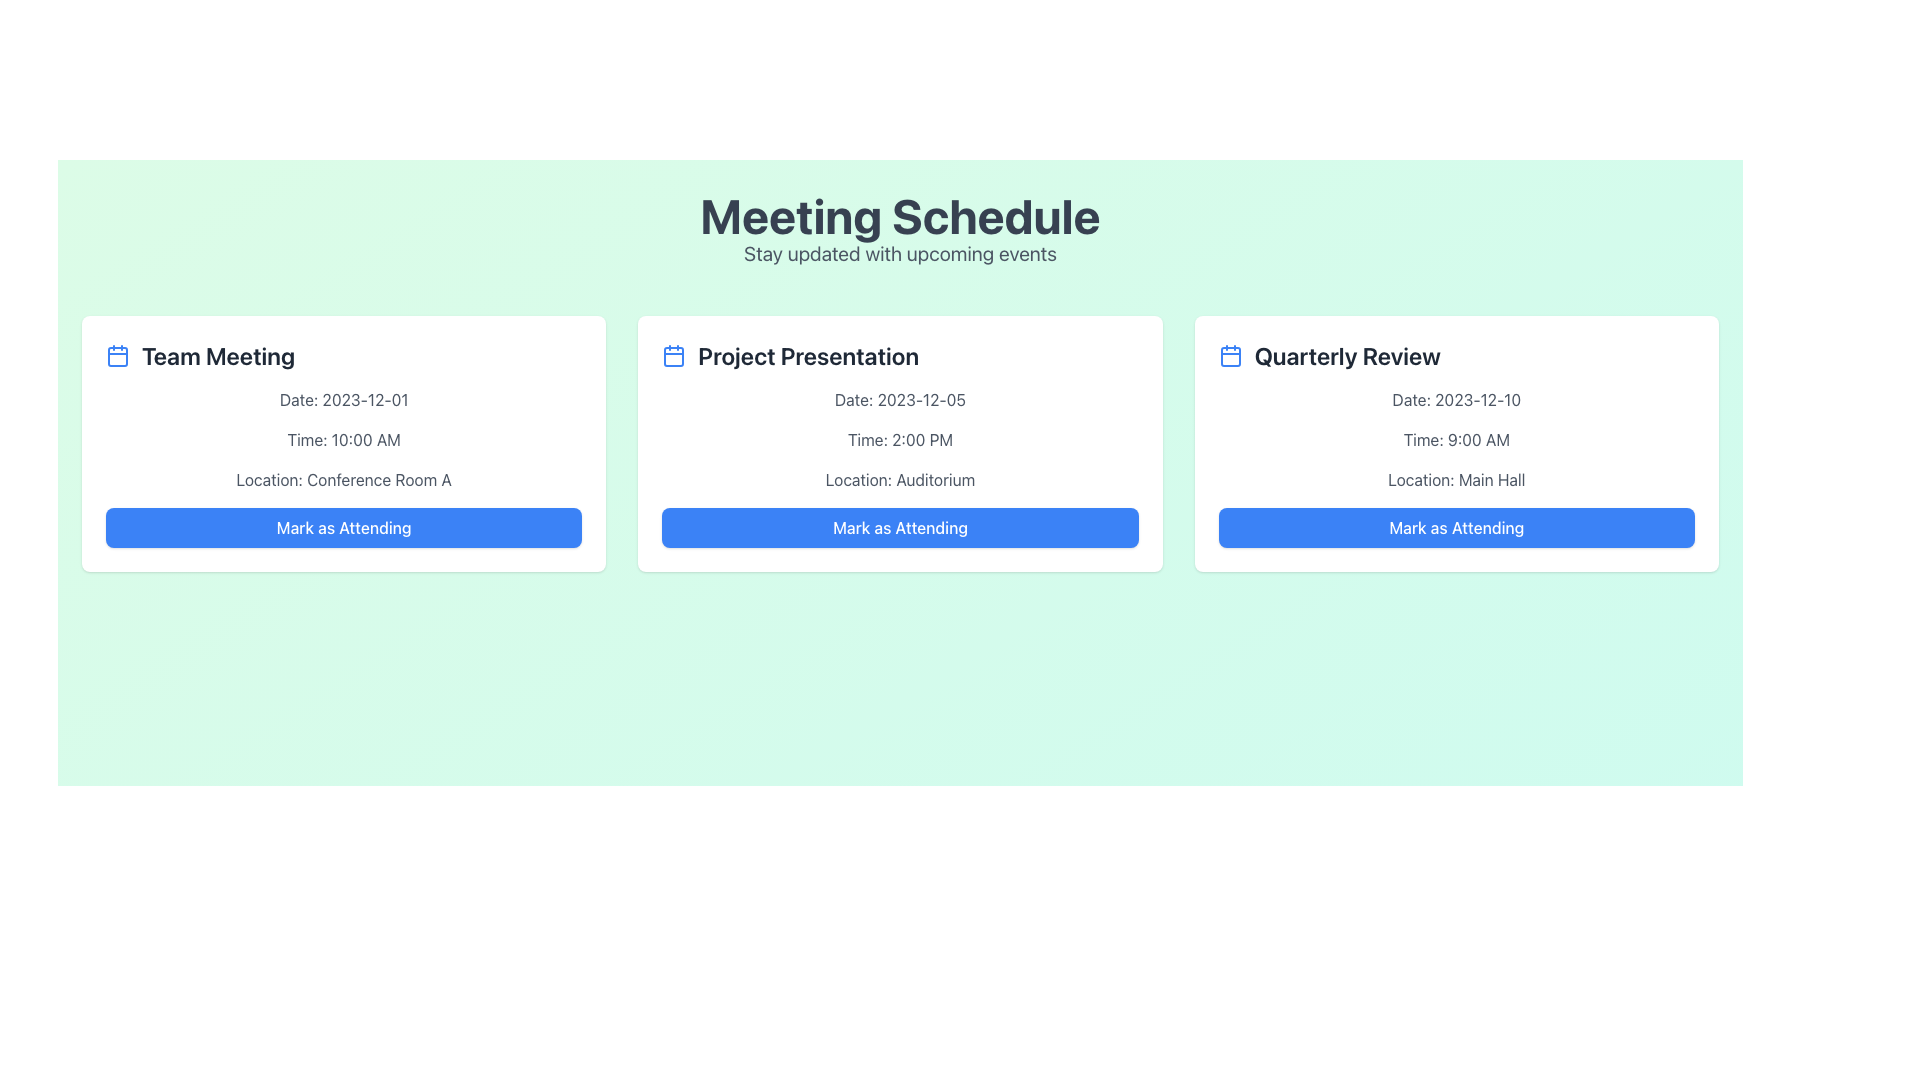  What do you see at coordinates (344, 438) in the screenshot?
I see `the static text label displaying 'Time: 10:00 AM' in the 'Team Meeting' event card, which is positioned between the date and location details` at bounding box center [344, 438].